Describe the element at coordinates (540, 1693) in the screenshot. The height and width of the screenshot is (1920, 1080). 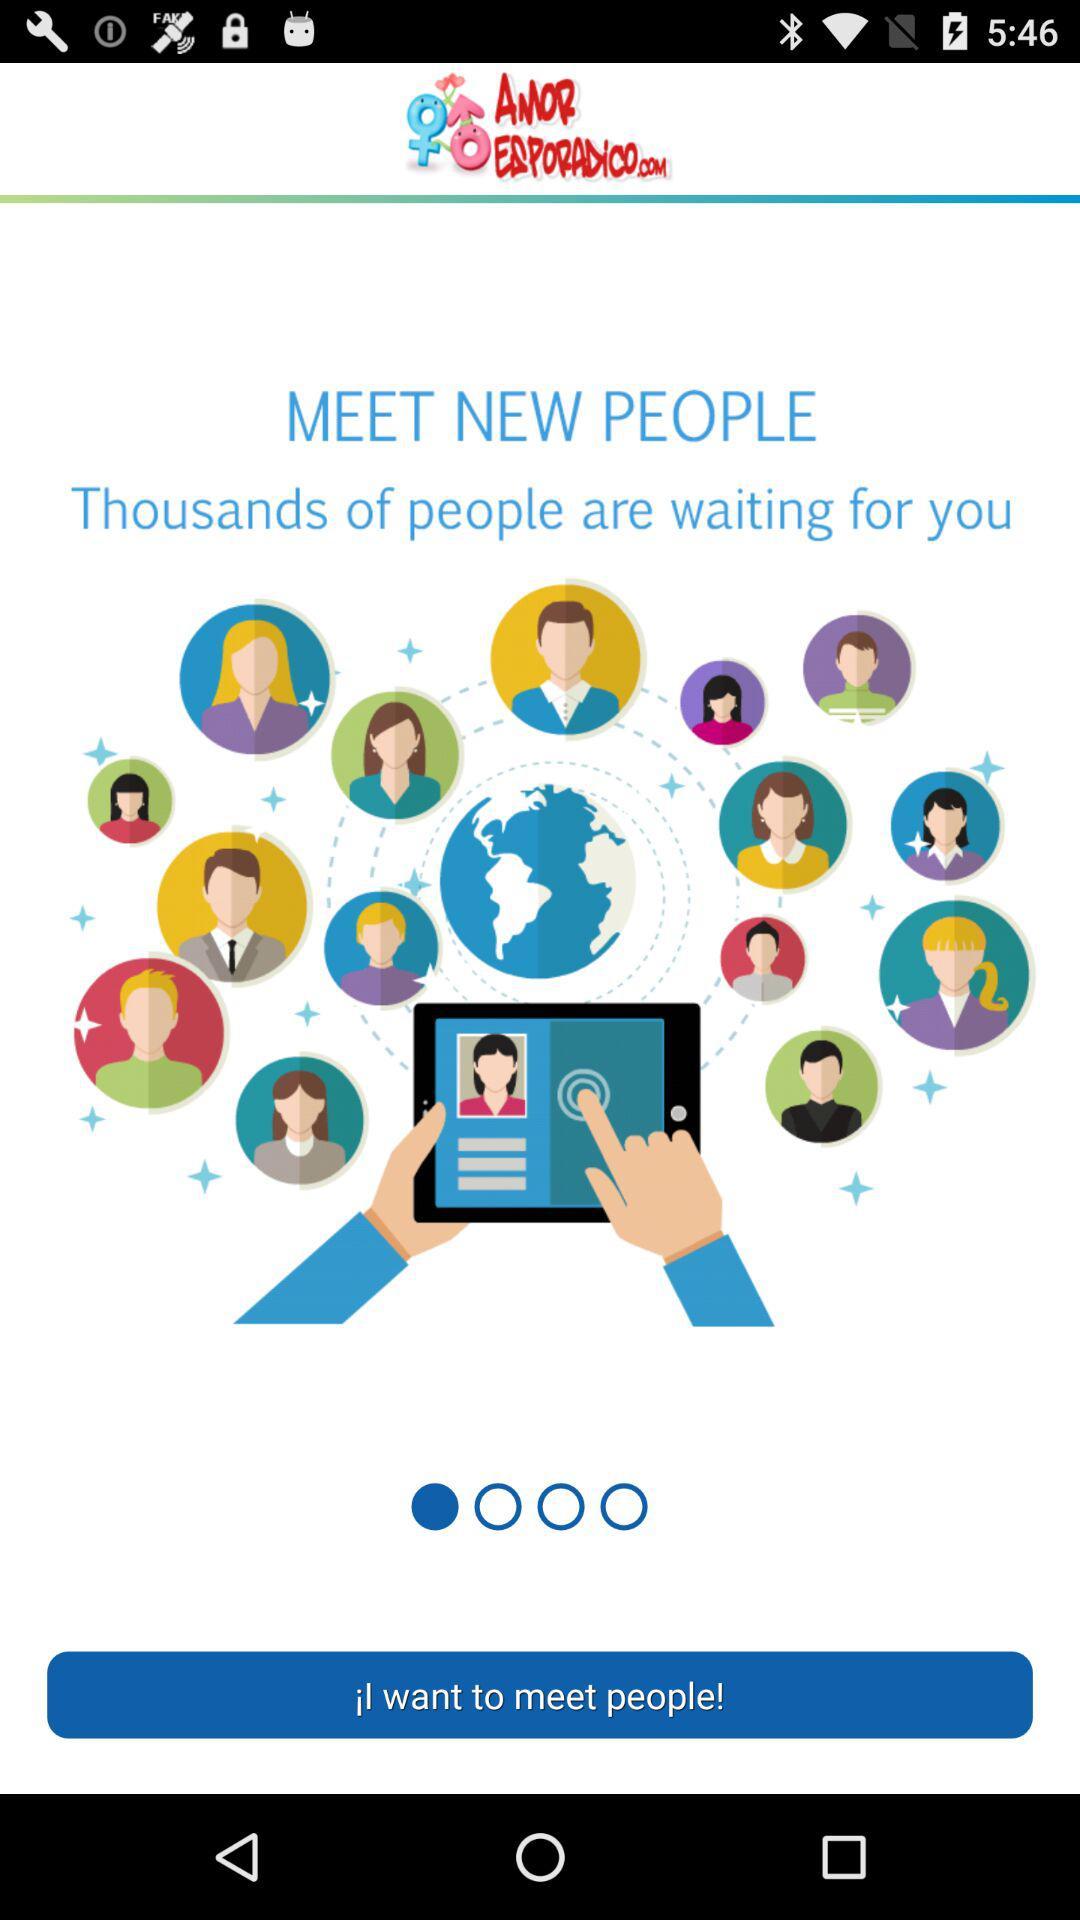
I see `i want to icon` at that location.